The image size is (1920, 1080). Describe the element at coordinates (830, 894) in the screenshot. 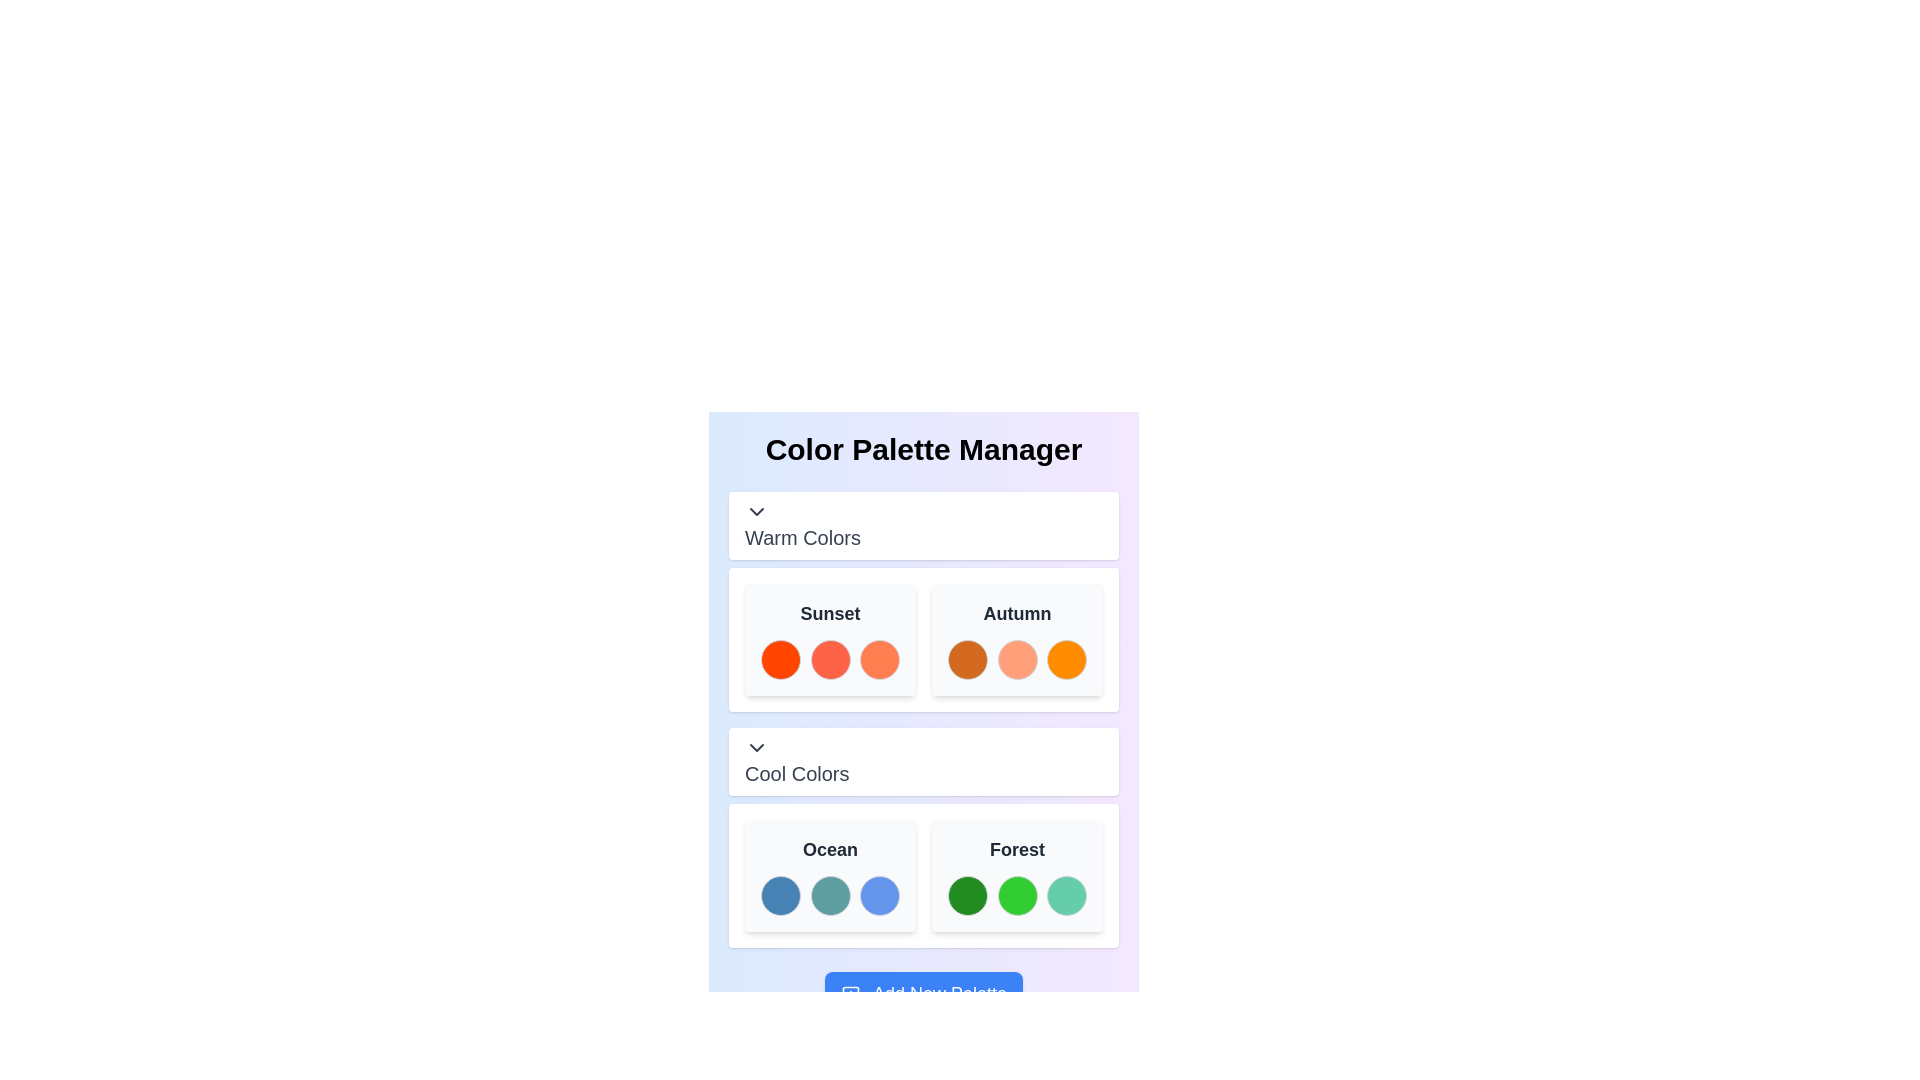

I see `the selectable color swatch representing a color selection option` at that location.